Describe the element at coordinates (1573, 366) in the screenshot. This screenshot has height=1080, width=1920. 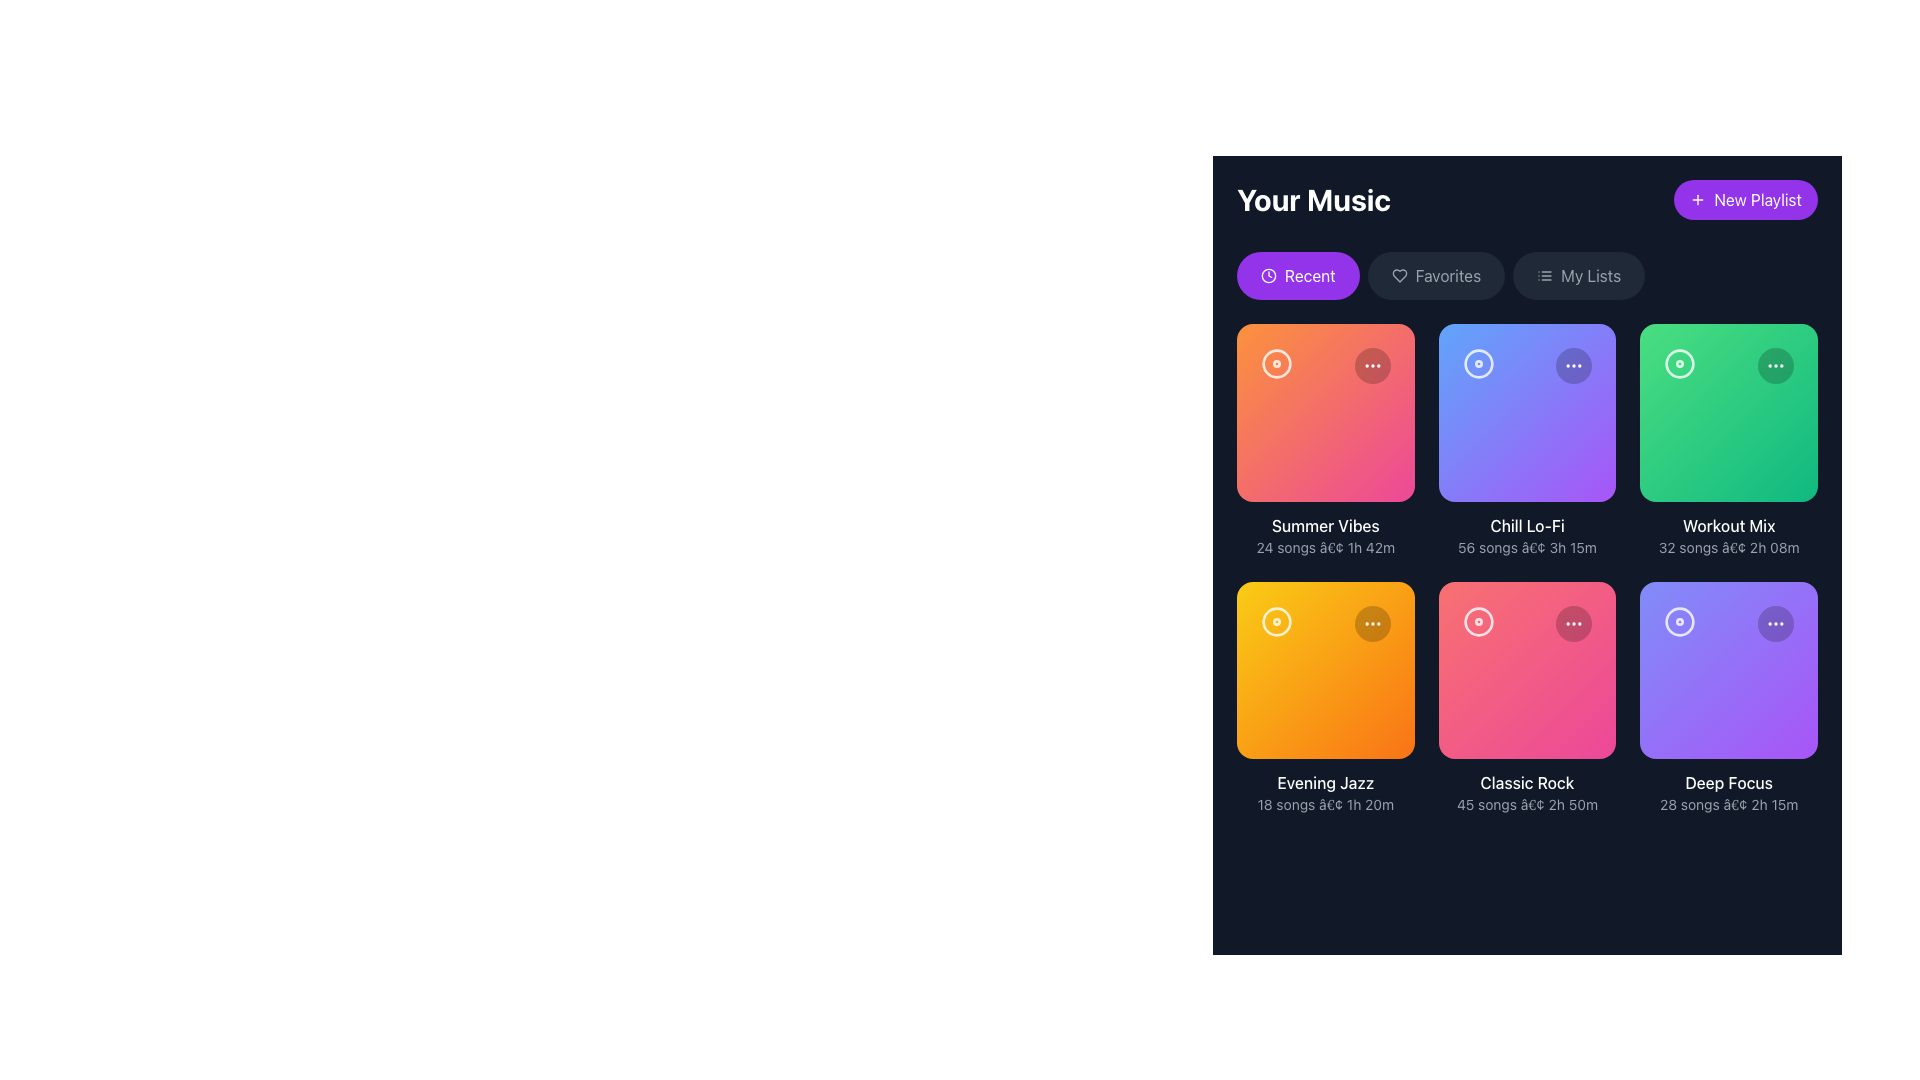
I see `the circular button with a transparent black background and three small white dots located in the top-right corner of the 'Chill Lo-Fi' card in the music playlist section` at that location.